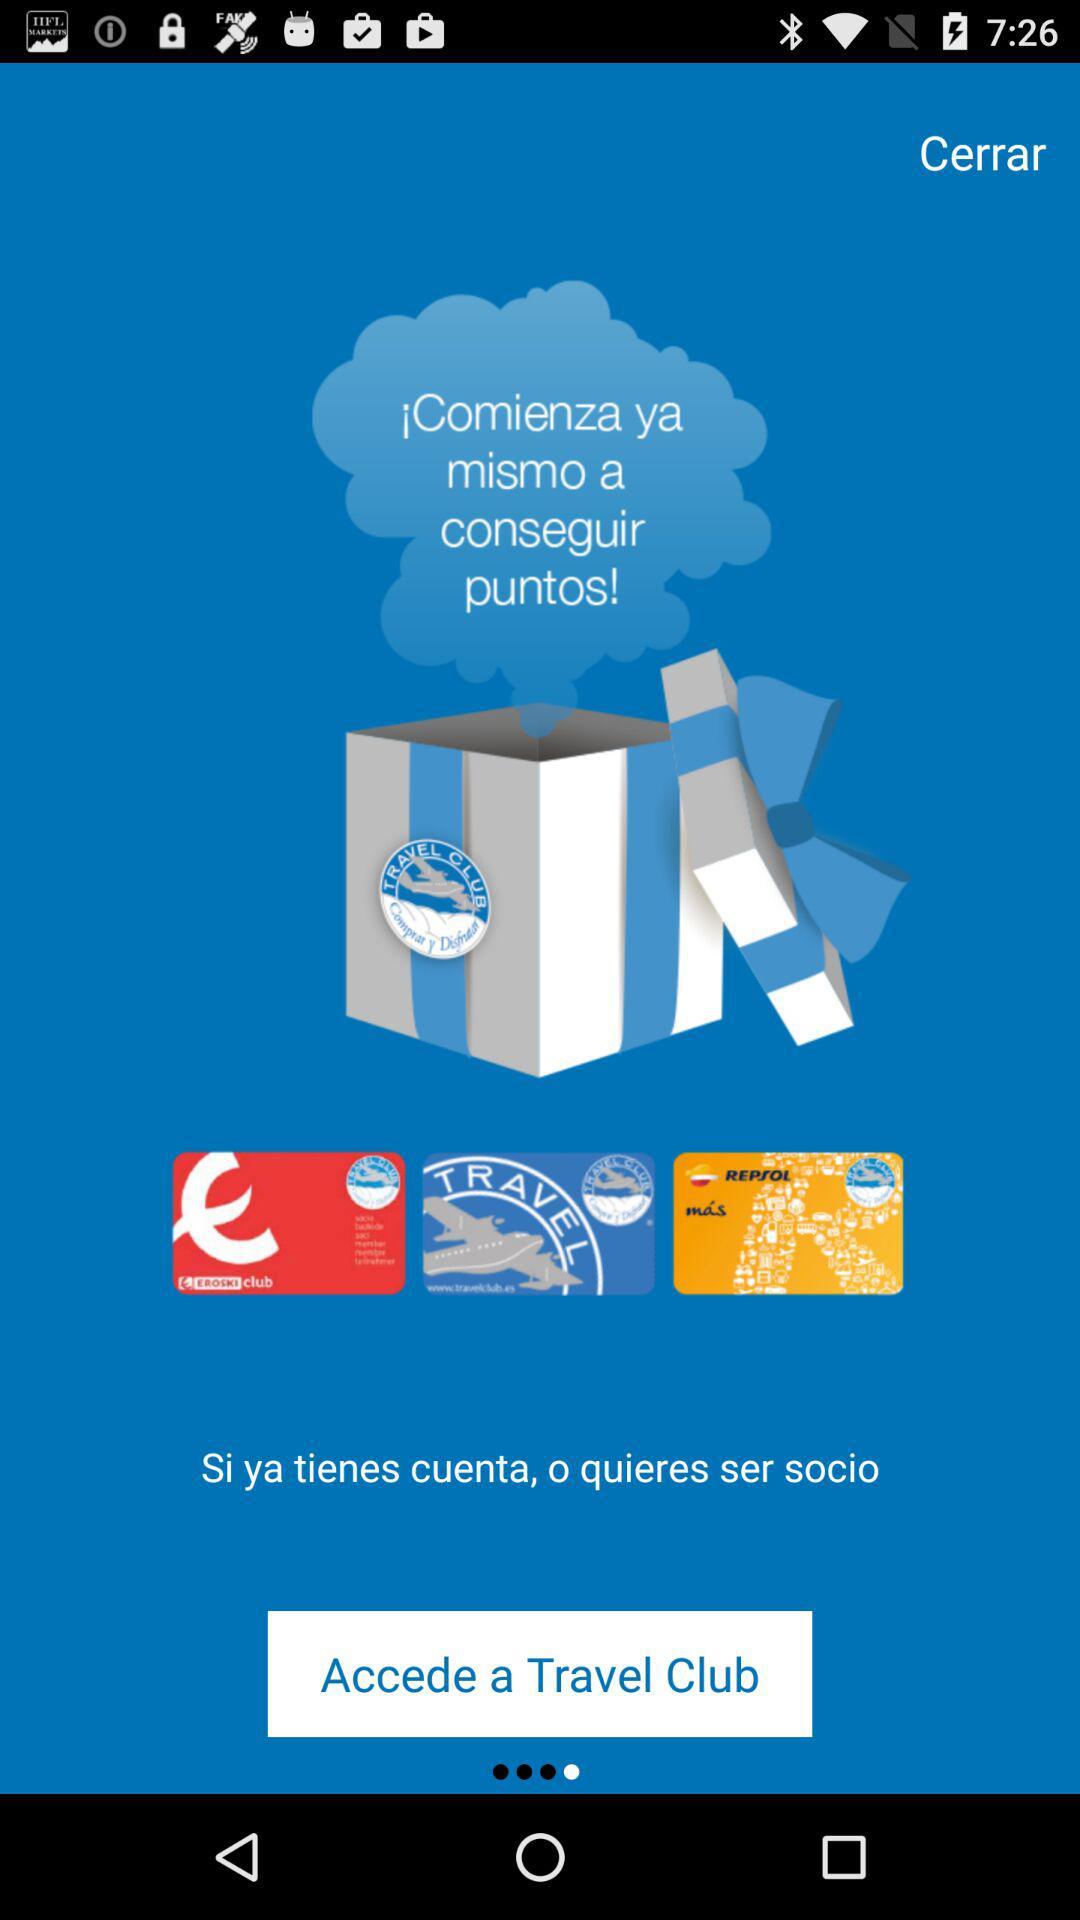 This screenshot has height=1920, width=1080. I want to click on the cerrar button, so click(981, 151).